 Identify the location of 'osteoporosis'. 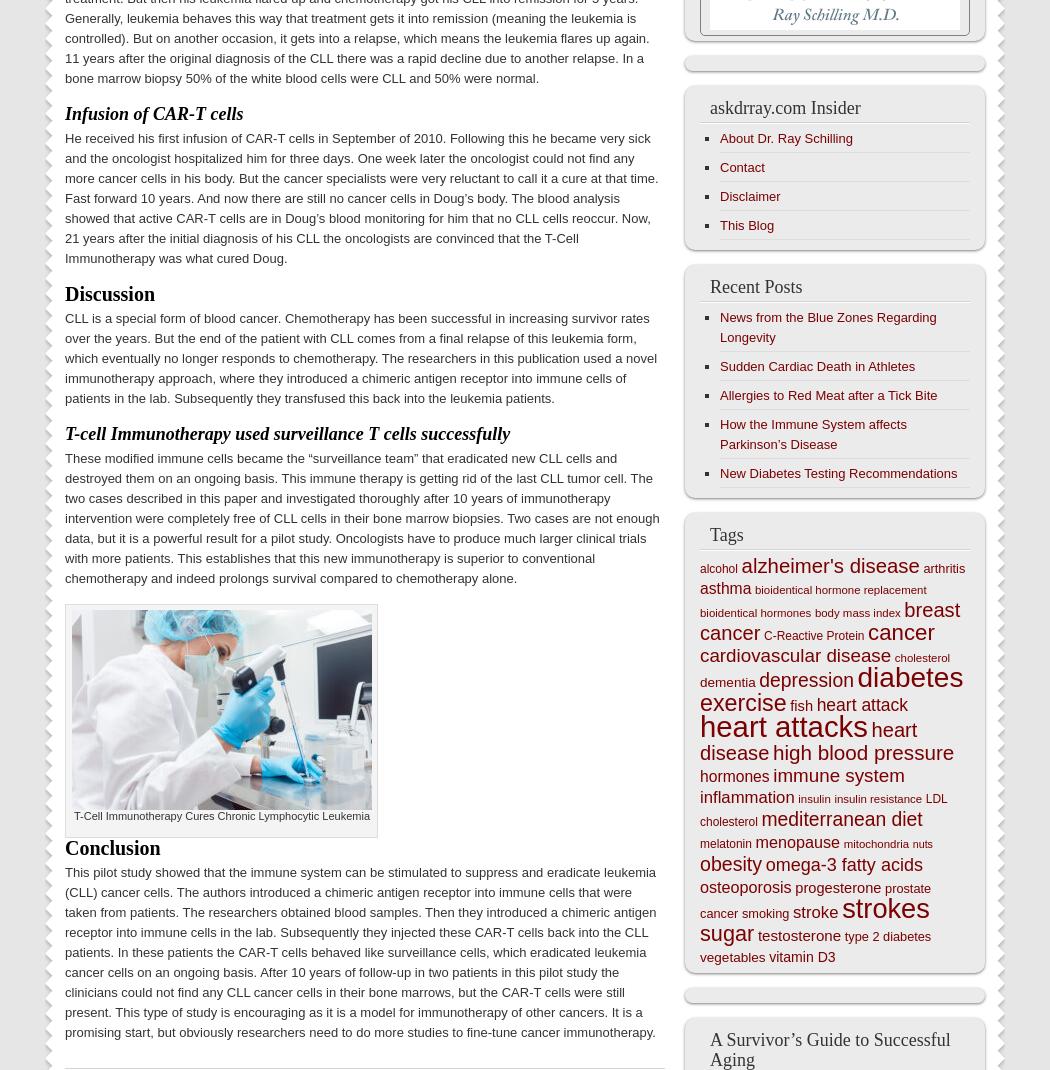
(700, 887).